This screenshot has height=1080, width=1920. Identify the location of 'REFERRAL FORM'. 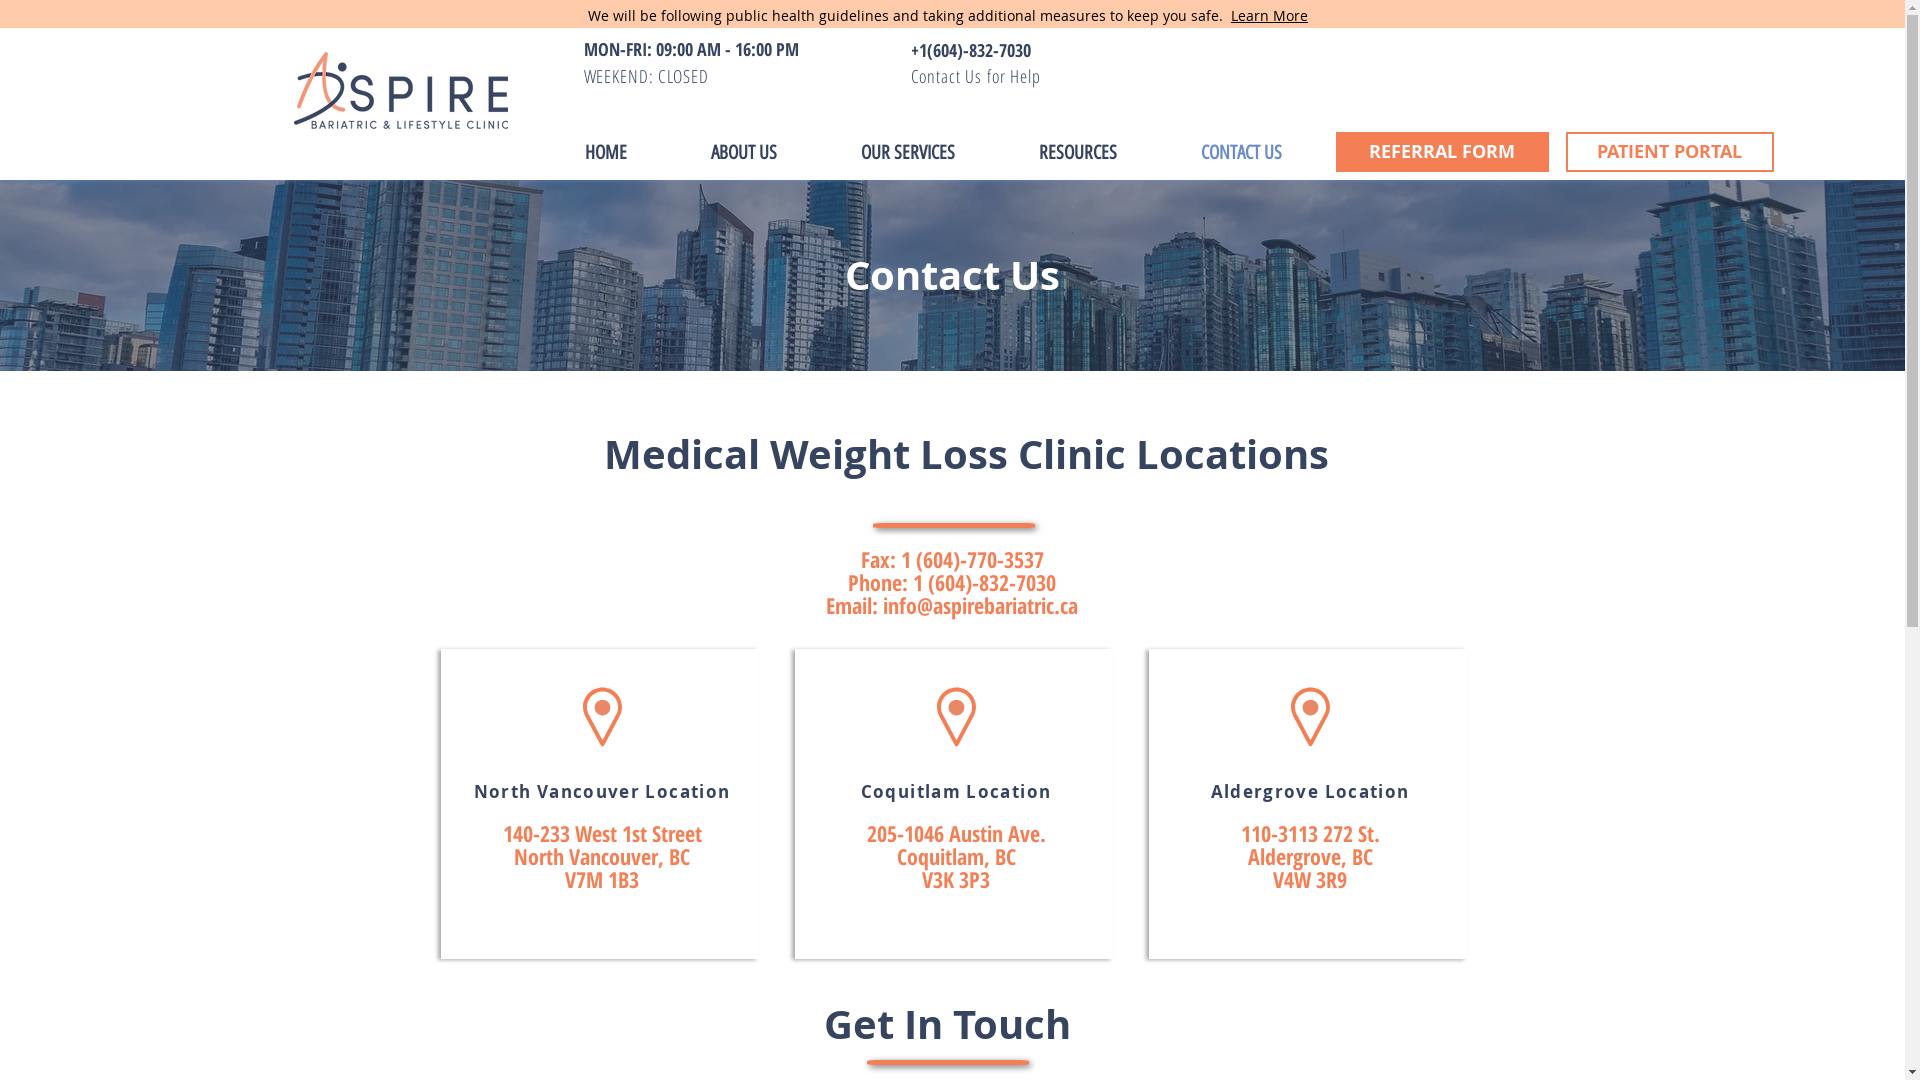
(1442, 150).